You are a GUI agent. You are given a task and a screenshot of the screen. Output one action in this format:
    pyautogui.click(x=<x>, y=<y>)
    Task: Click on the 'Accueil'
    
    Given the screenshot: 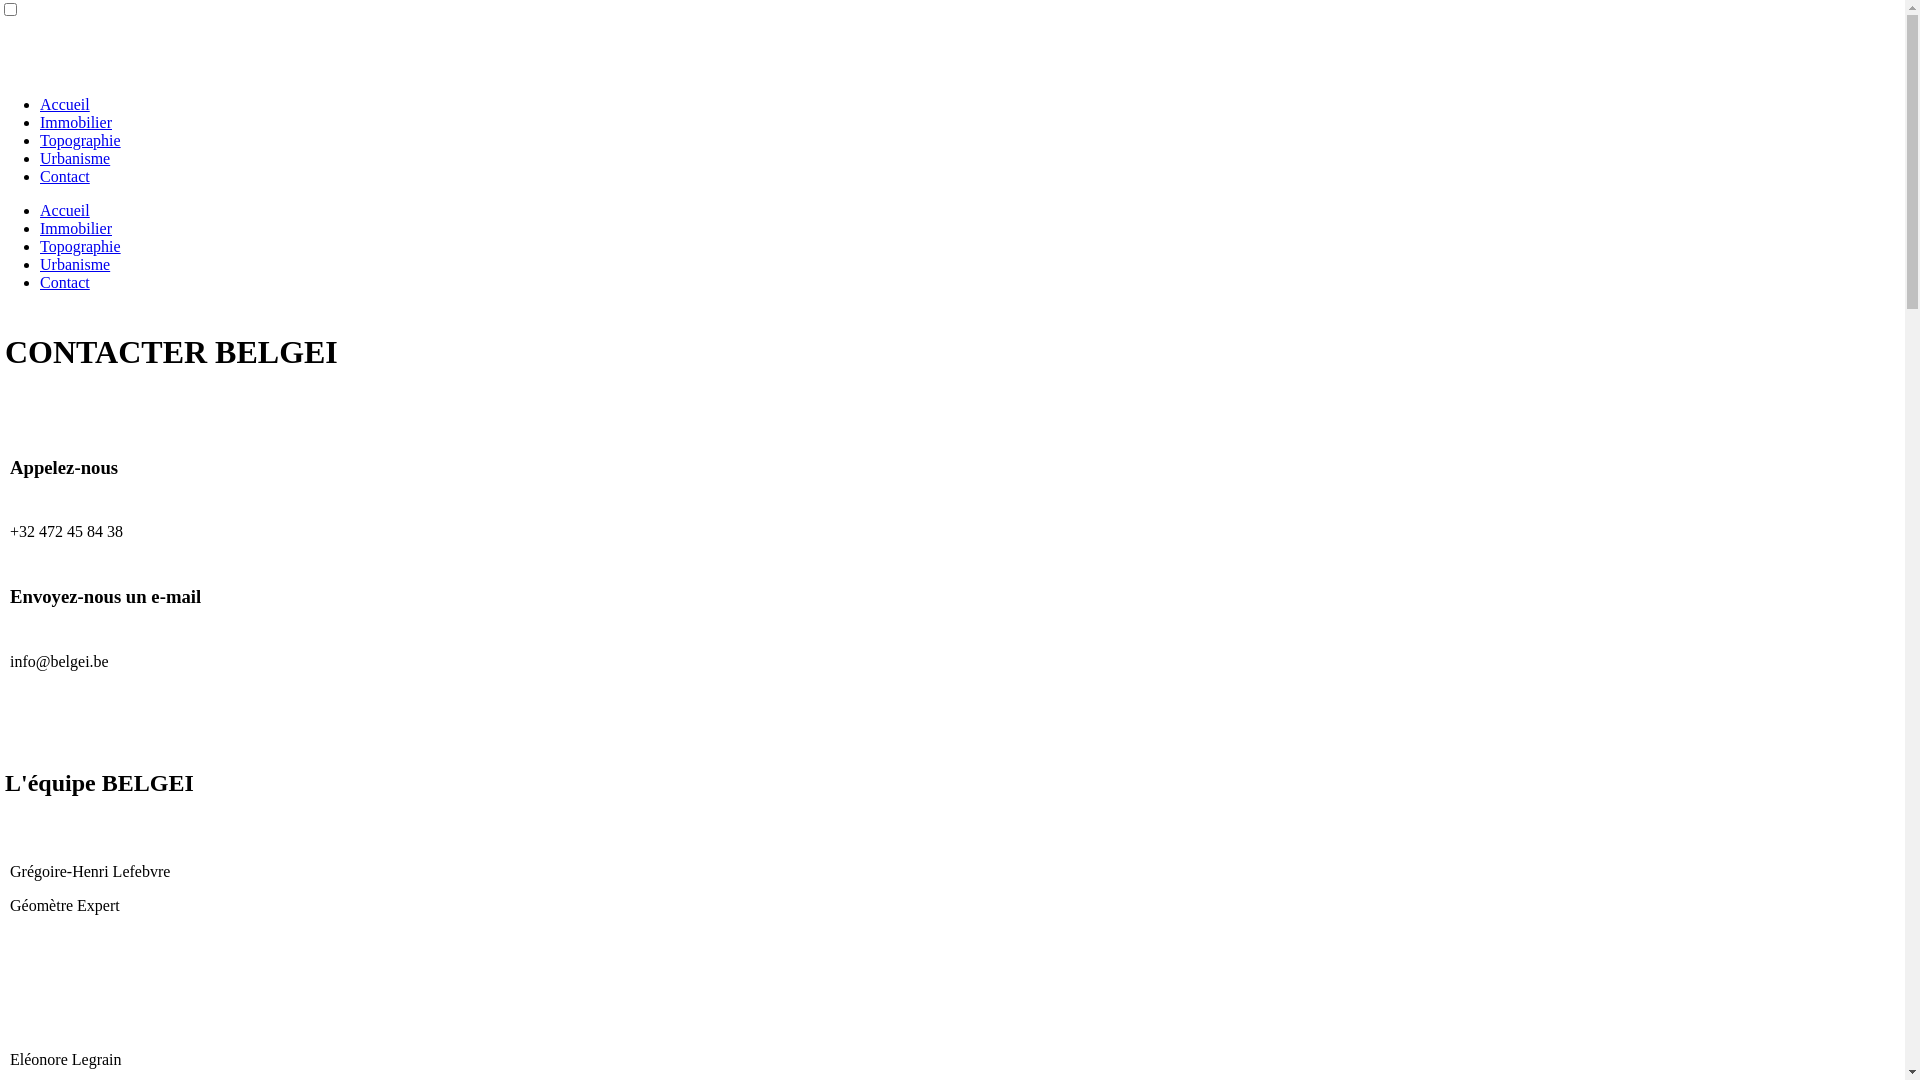 What is the action you would take?
    pyautogui.click(x=65, y=104)
    